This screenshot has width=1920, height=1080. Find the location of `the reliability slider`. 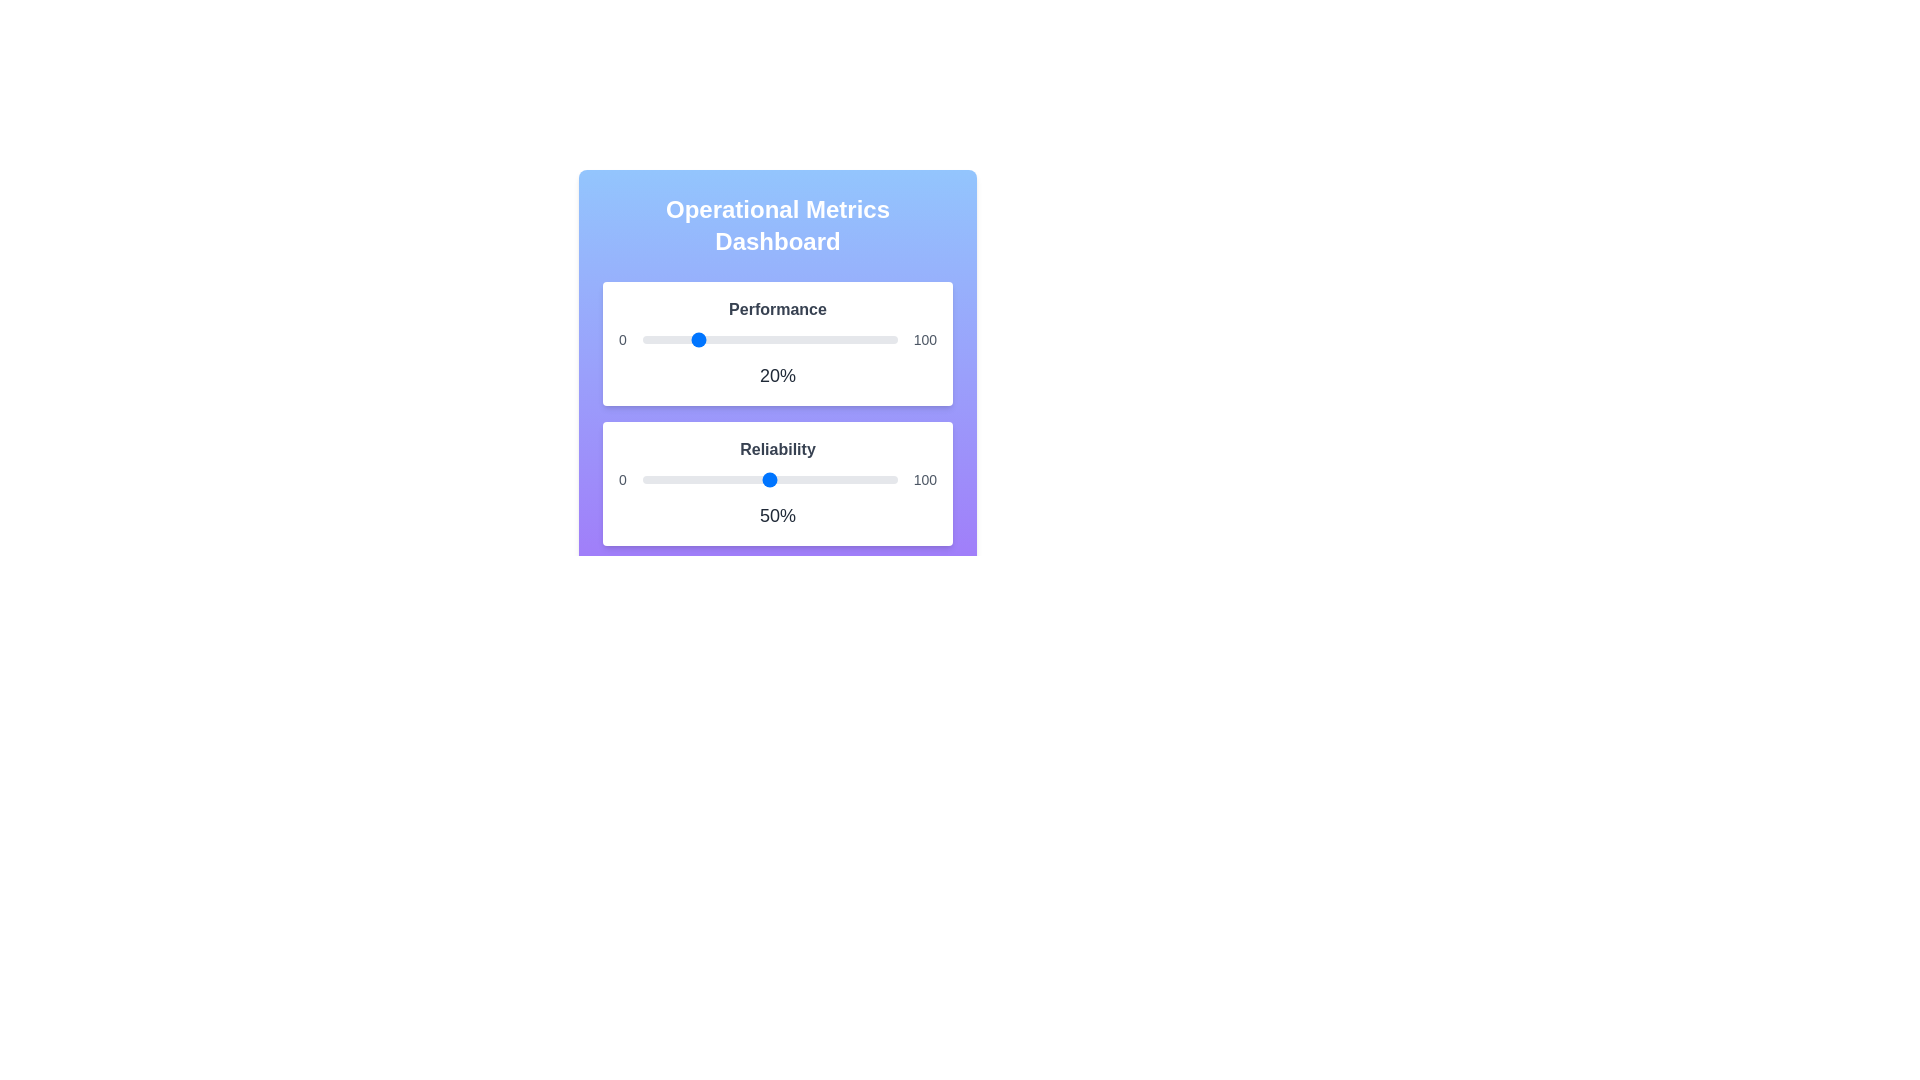

the reliability slider is located at coordinates (803, 479).